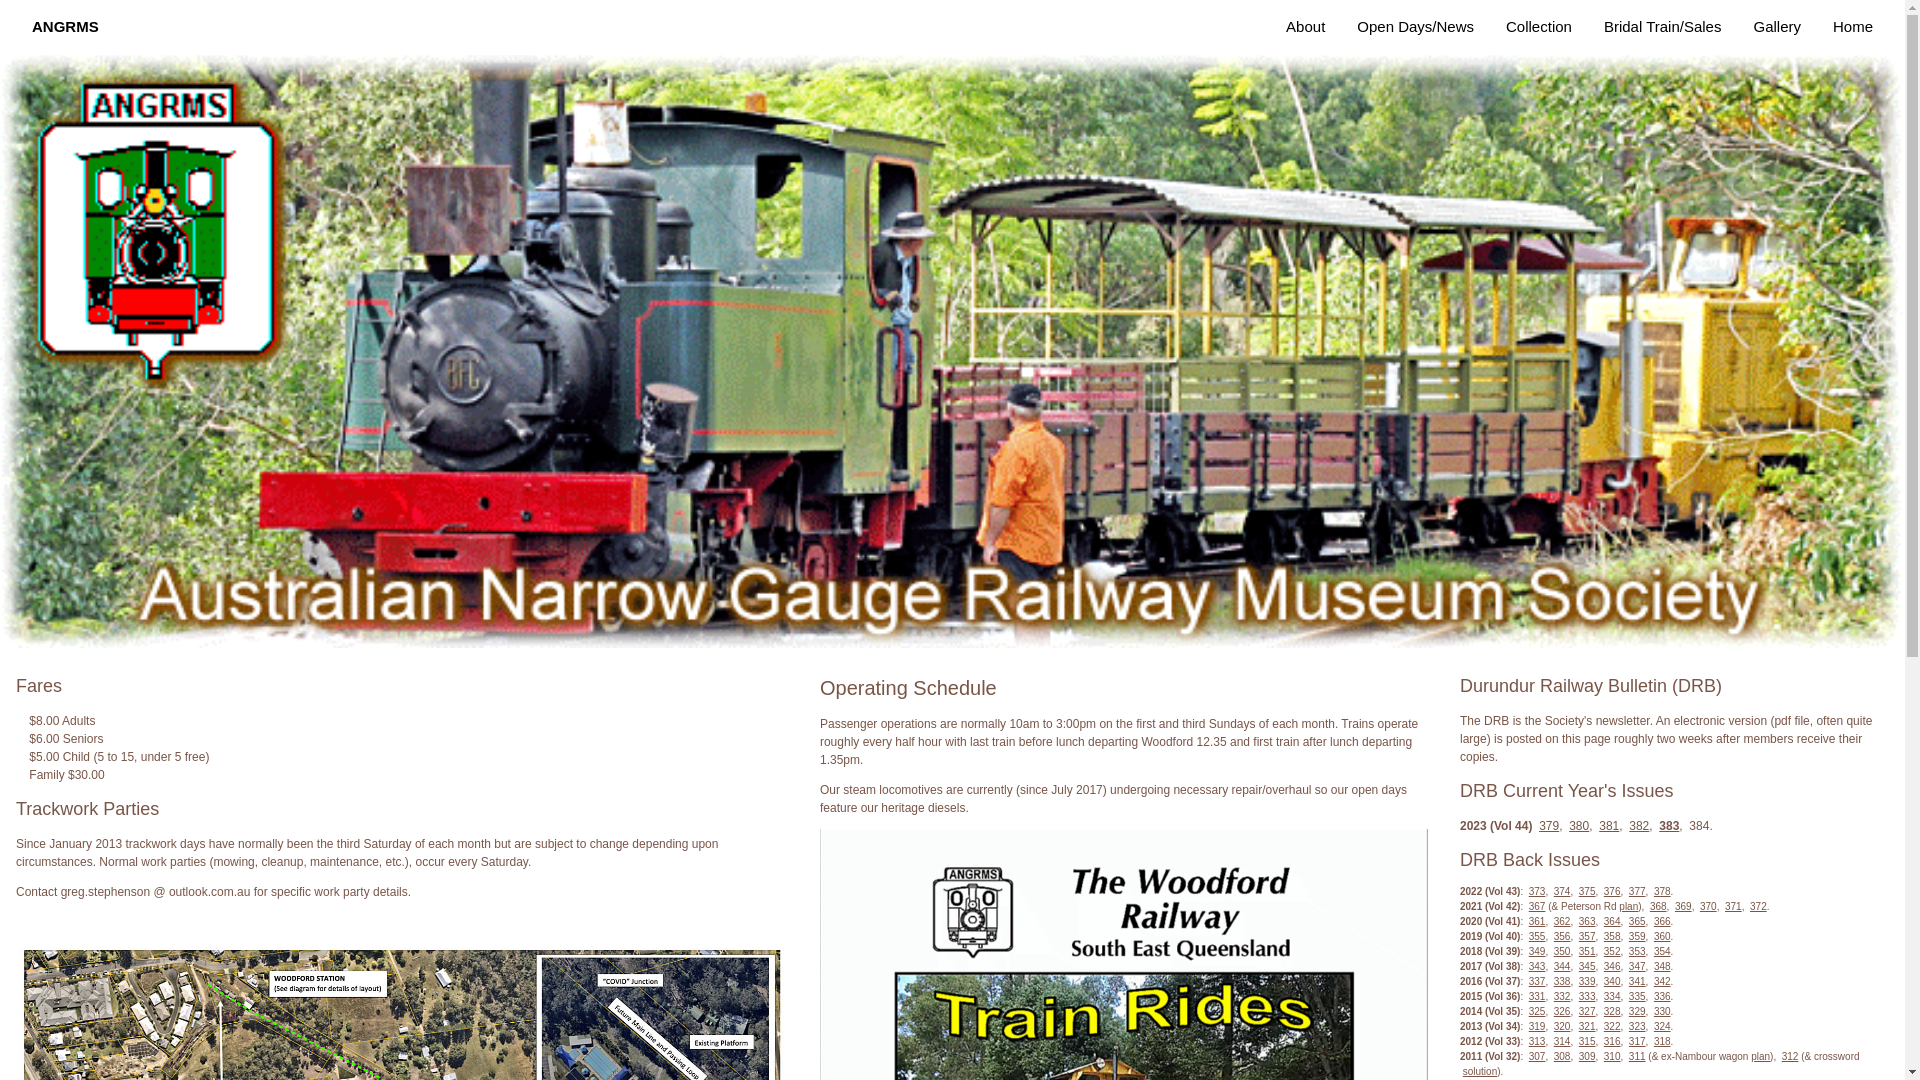 The height and width of the screenshot is (1080, 1920). I want to click on '324', so click(1654, 1026).